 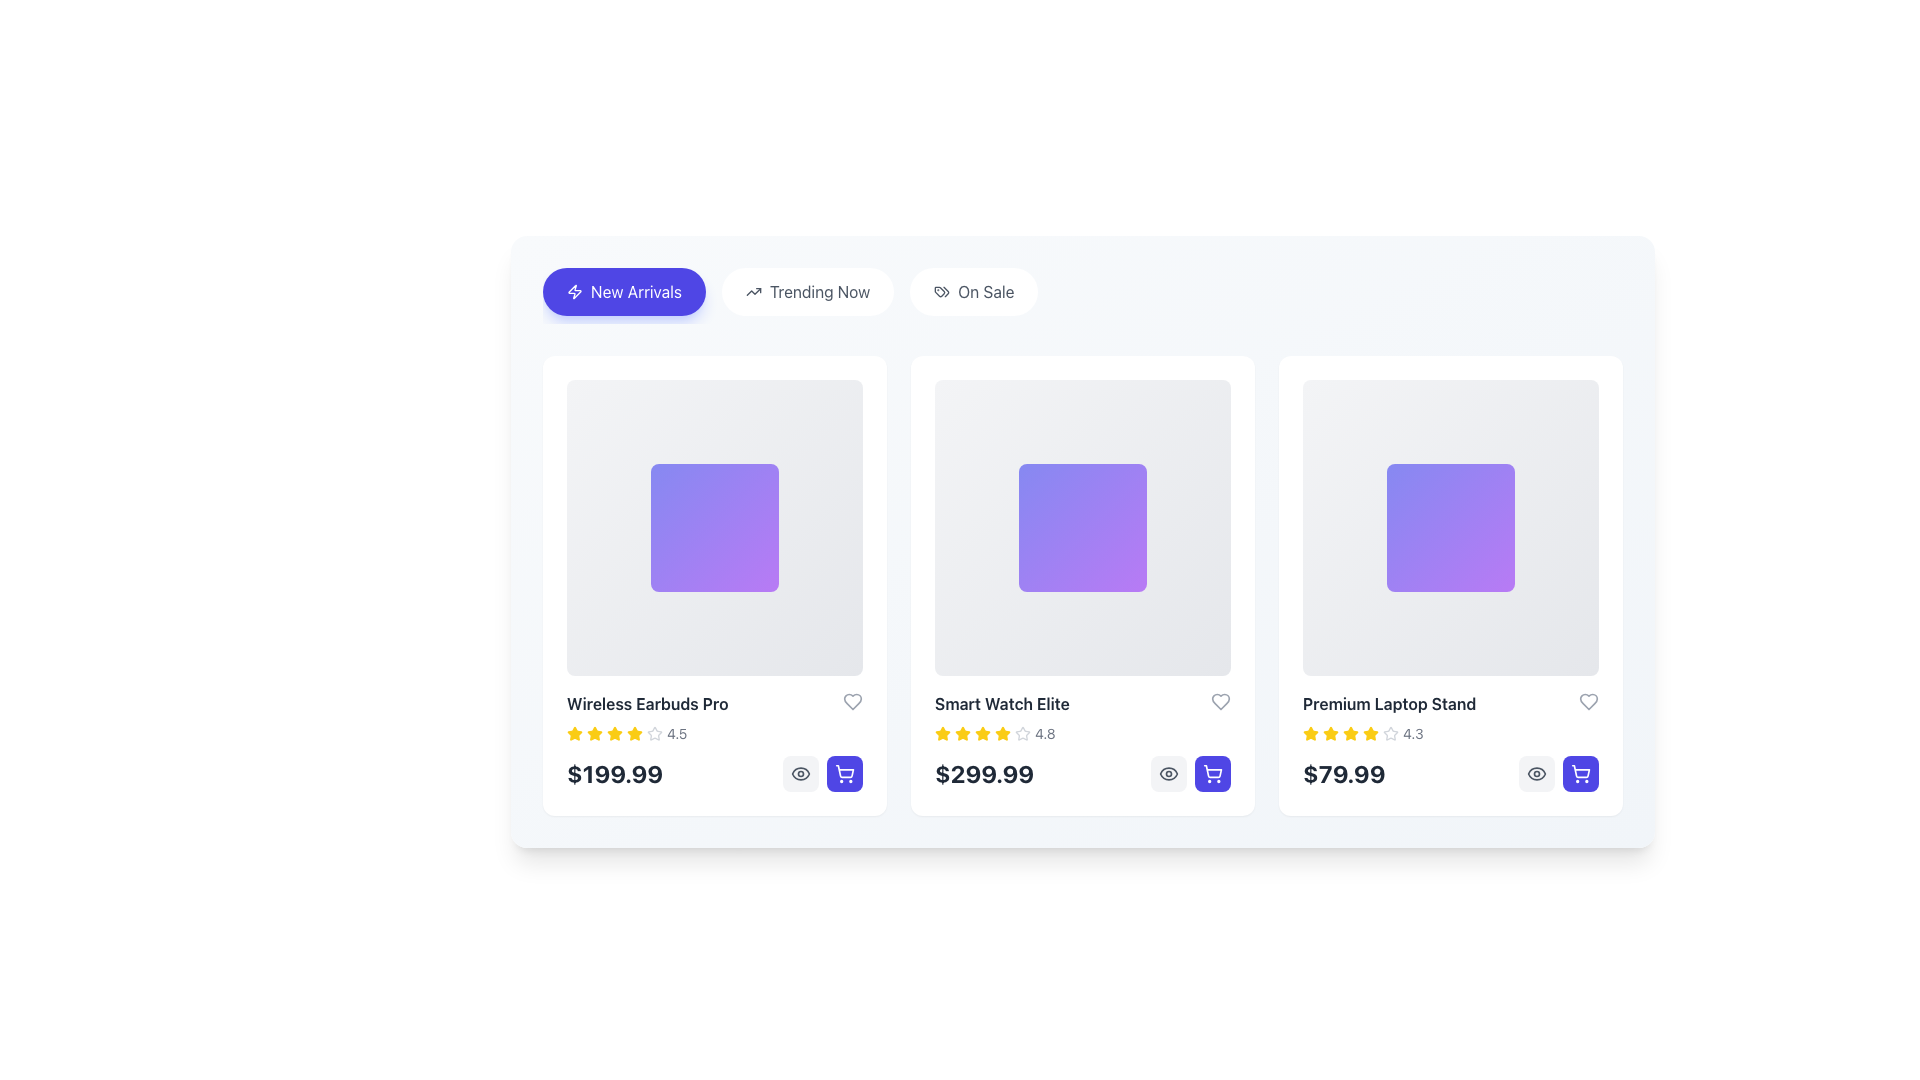 I want to click on the price display showing '$299.99', which is styled in bold and large font, located near the bottom-center of the product card for 'Smart Watch Elite', so click(x=984, y=773).